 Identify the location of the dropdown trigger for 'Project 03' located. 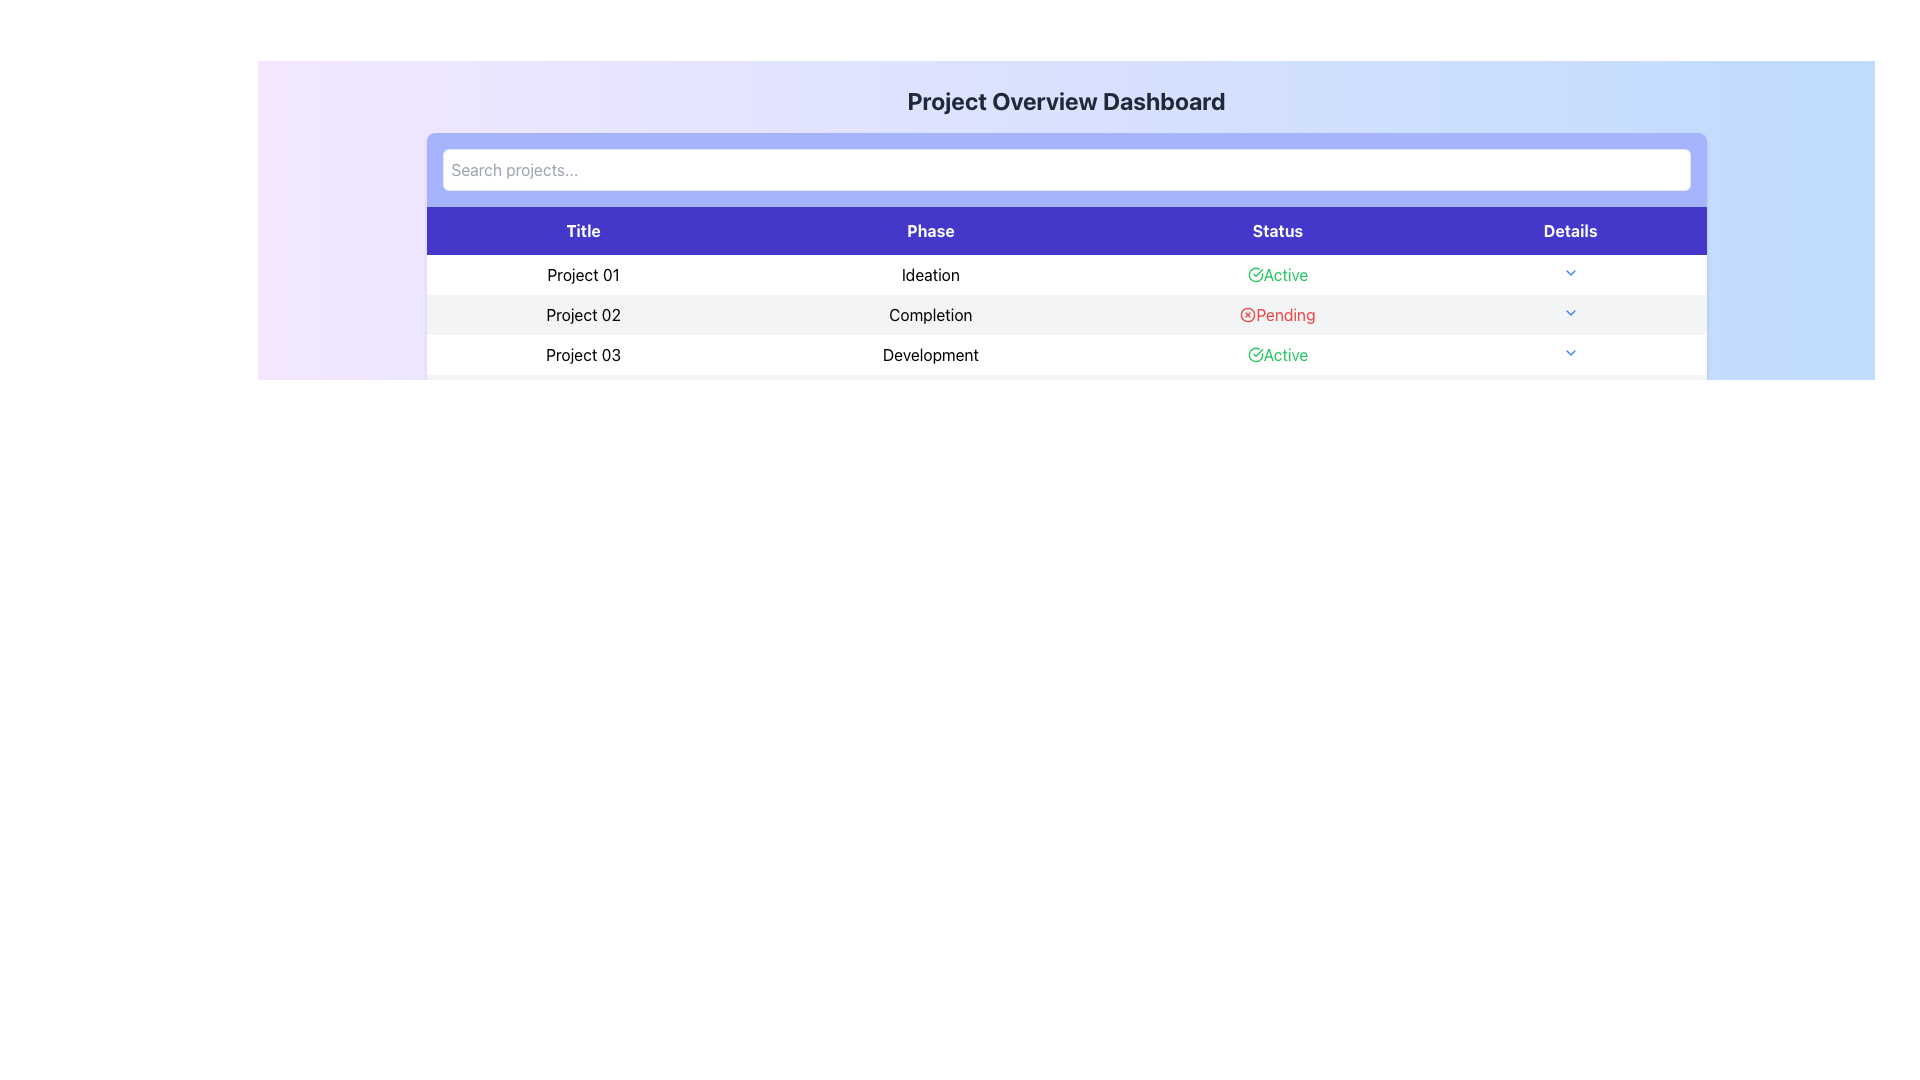
(1568, 353).